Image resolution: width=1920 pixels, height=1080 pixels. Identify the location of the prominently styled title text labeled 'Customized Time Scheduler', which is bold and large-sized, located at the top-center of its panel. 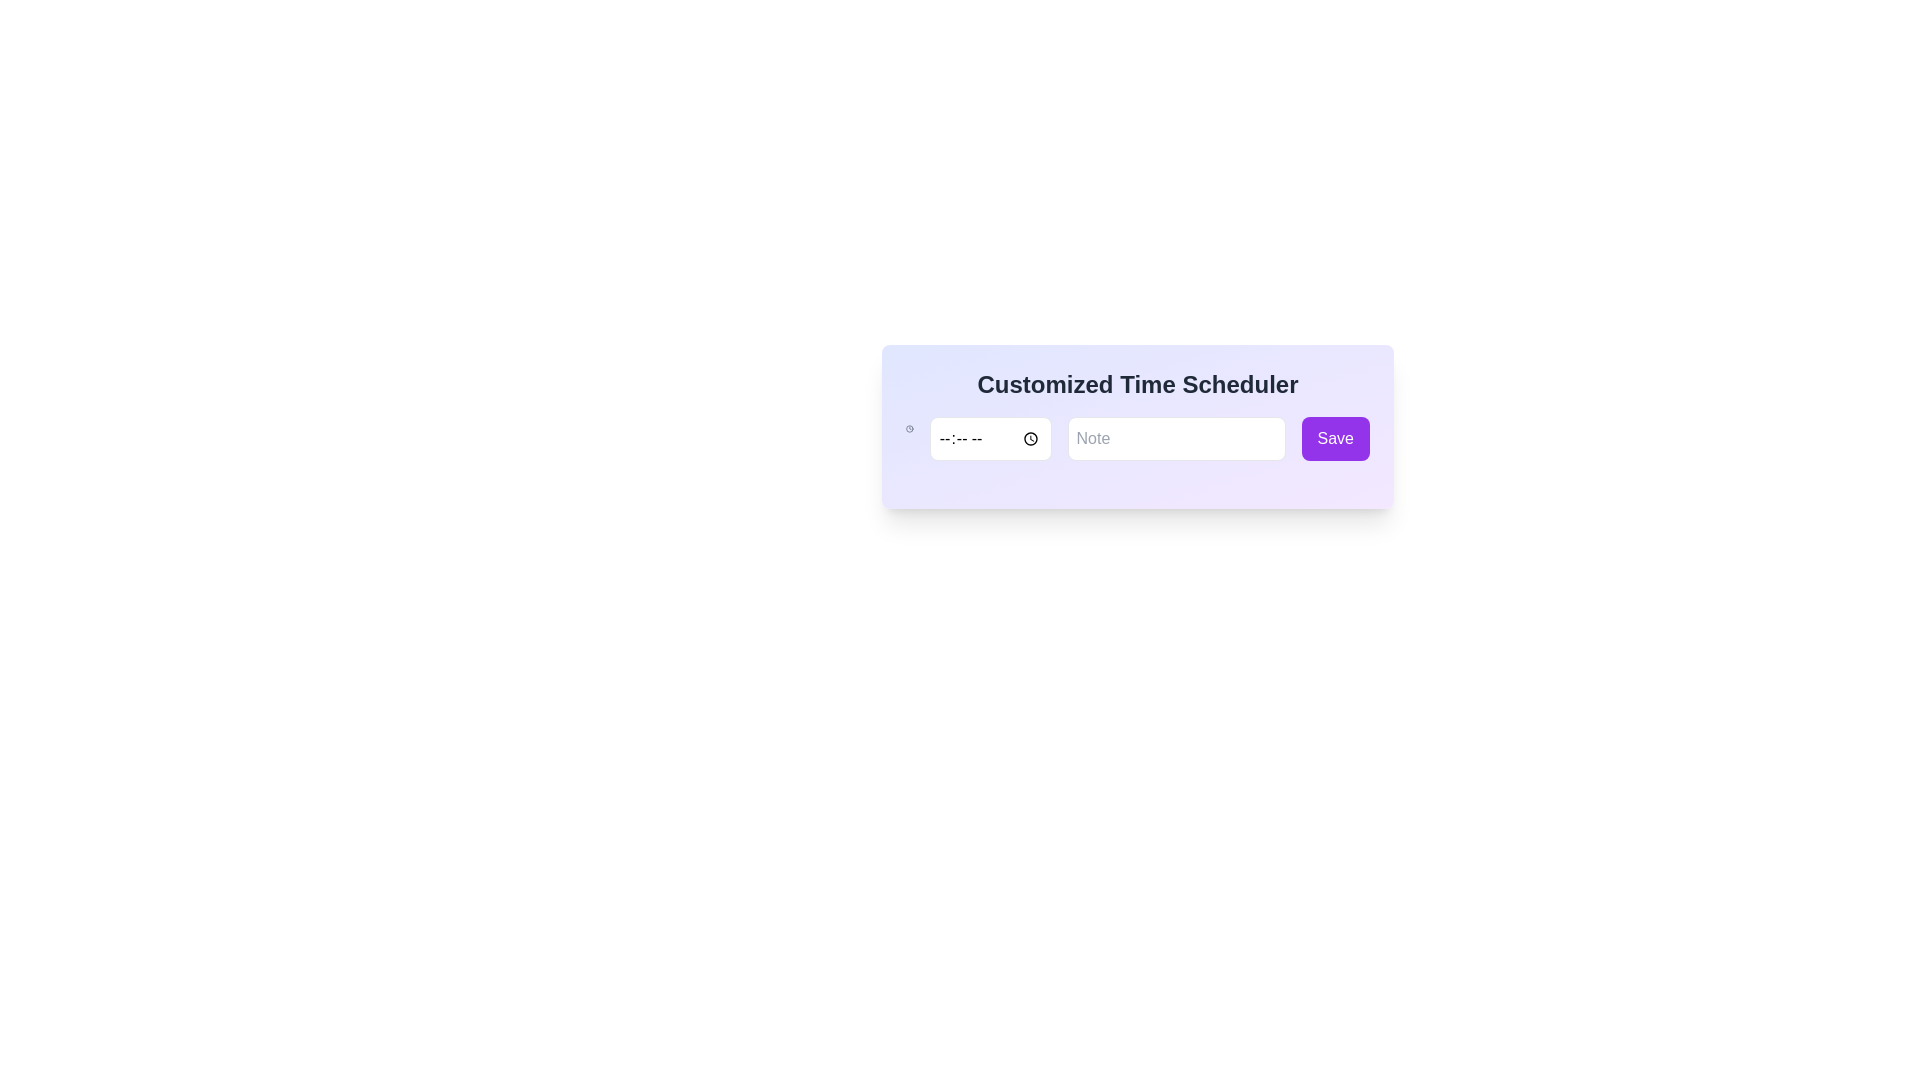
(1137, 385).